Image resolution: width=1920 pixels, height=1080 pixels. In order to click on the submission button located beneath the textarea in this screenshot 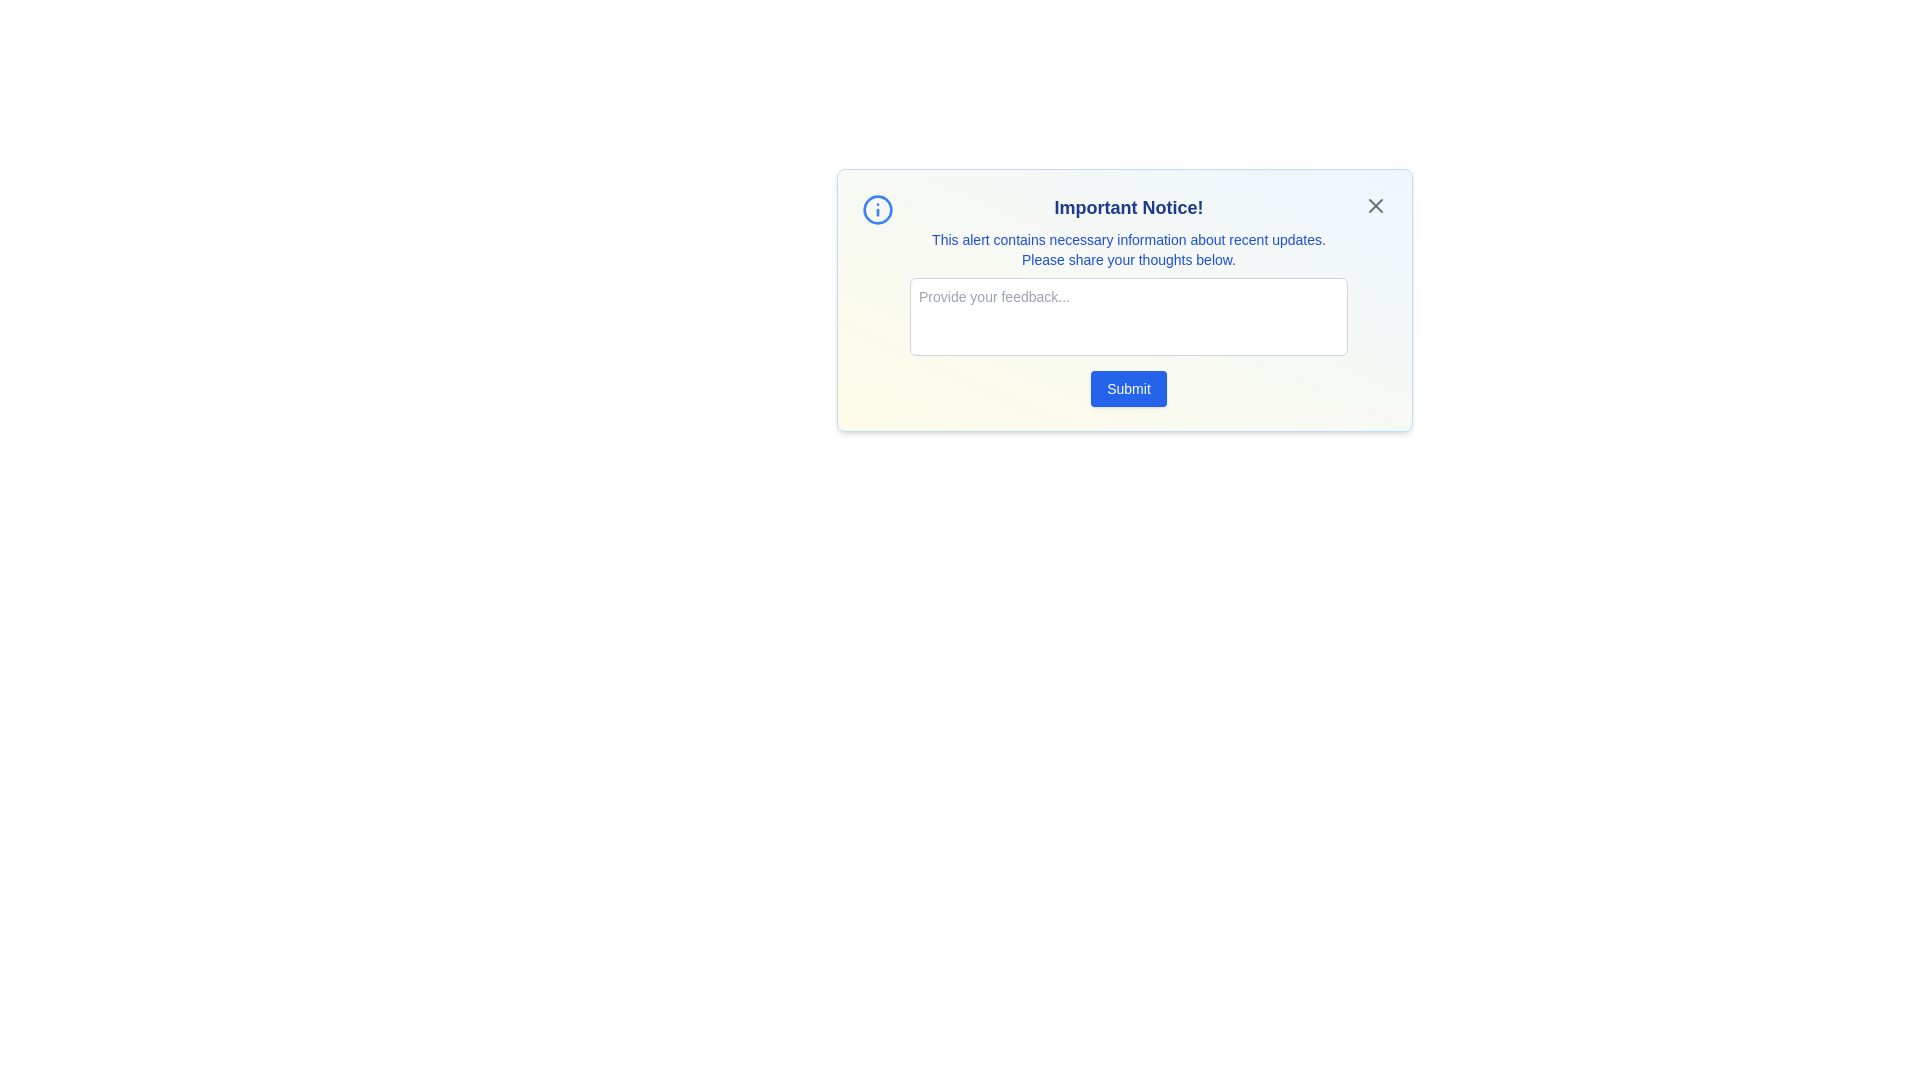, I will do `click(1128, 389)`.